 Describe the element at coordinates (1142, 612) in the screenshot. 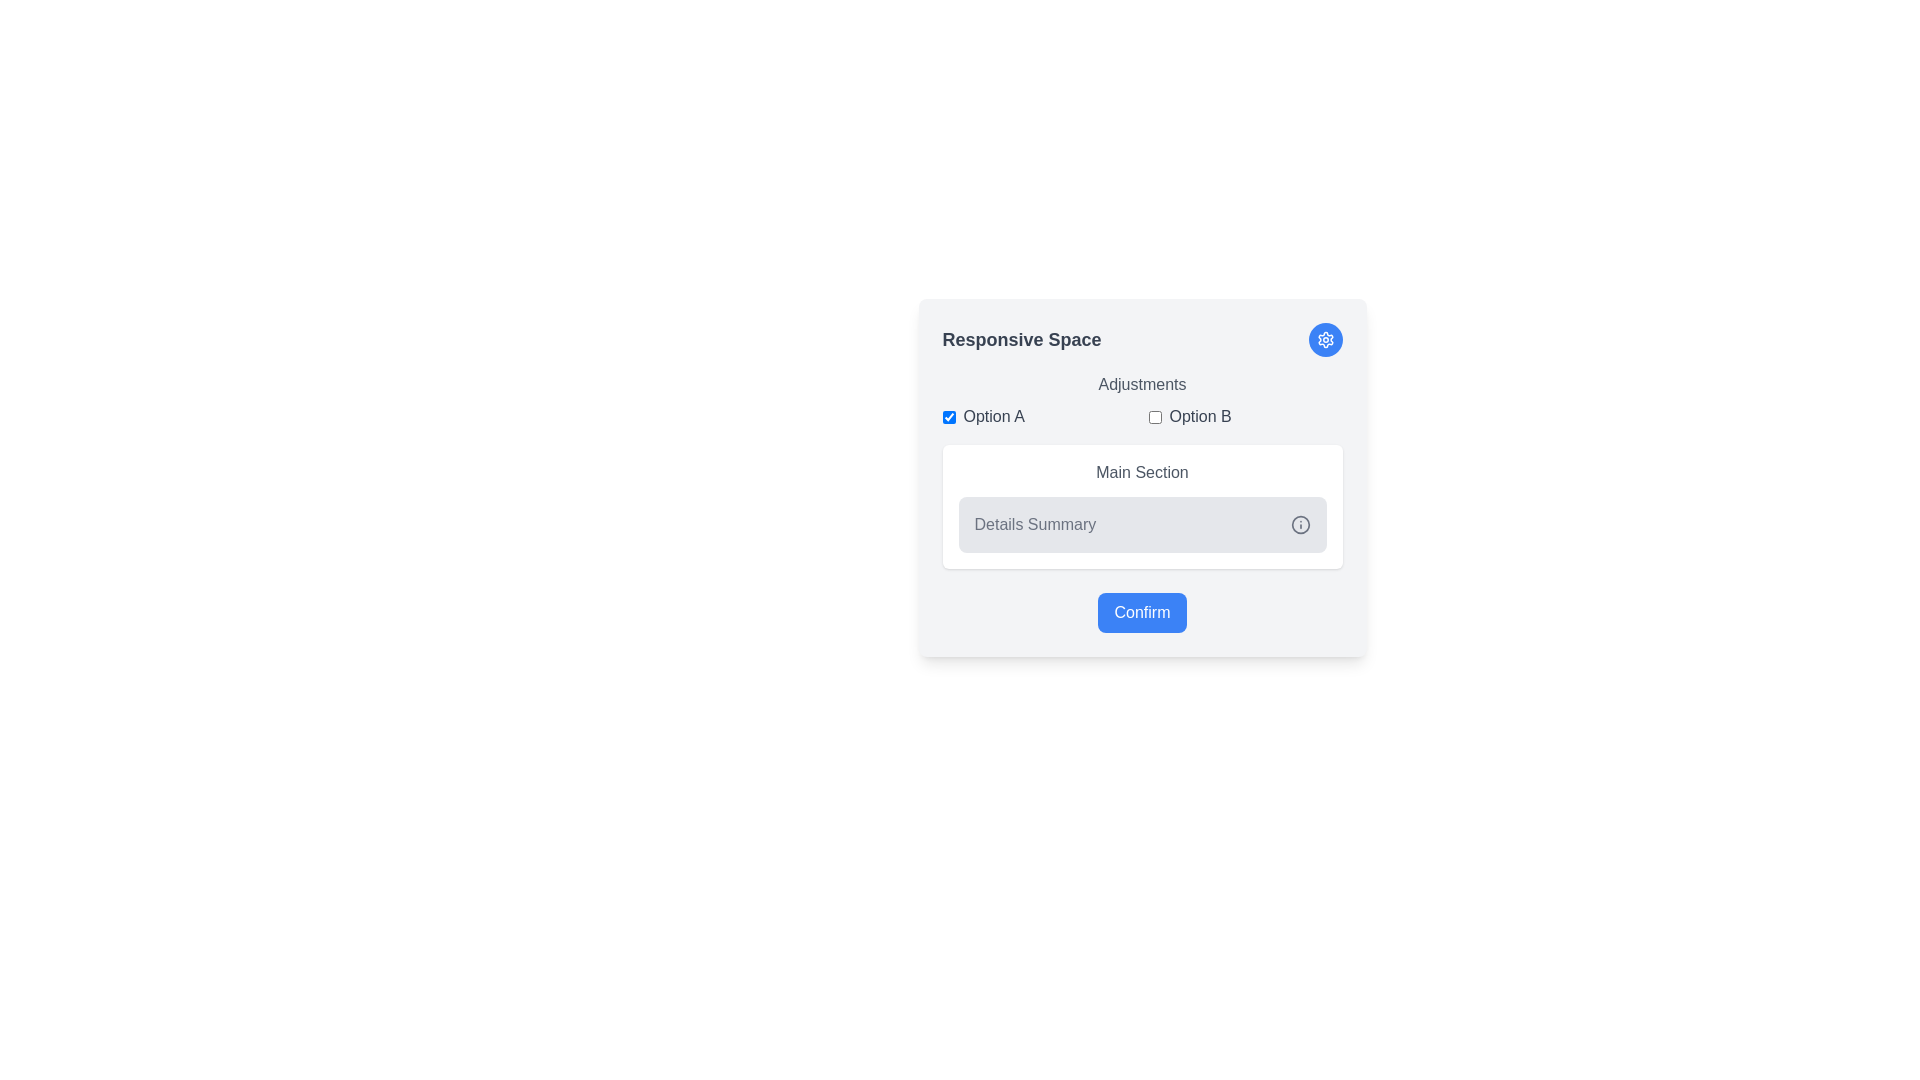

I see `the confirm button located at the bottom center of the modal to confirm the user's selections or actions` at that location.